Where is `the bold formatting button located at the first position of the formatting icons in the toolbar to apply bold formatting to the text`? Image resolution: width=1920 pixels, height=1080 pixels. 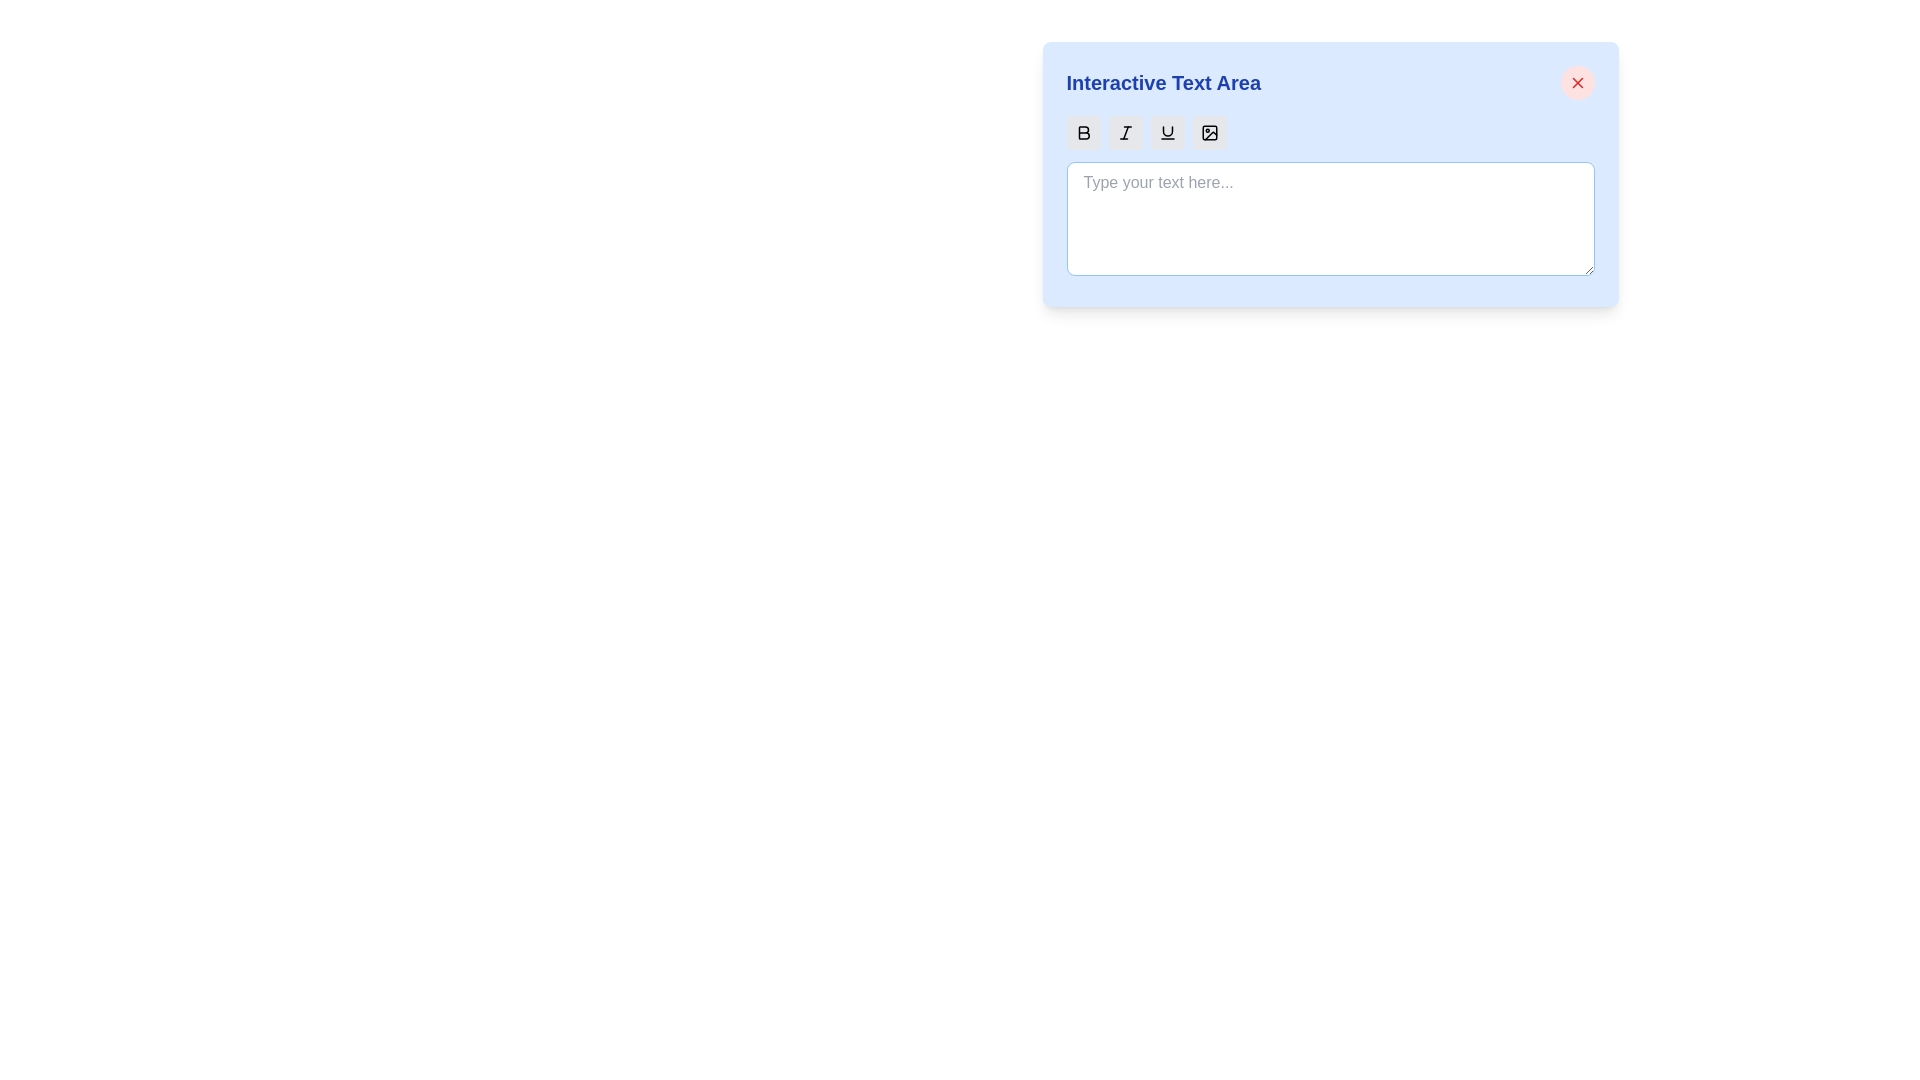 the bold formatting button located at the first position of the formatting icons in the toolbar to apply bold formatting to the text is located at coordinates (1082, 132).